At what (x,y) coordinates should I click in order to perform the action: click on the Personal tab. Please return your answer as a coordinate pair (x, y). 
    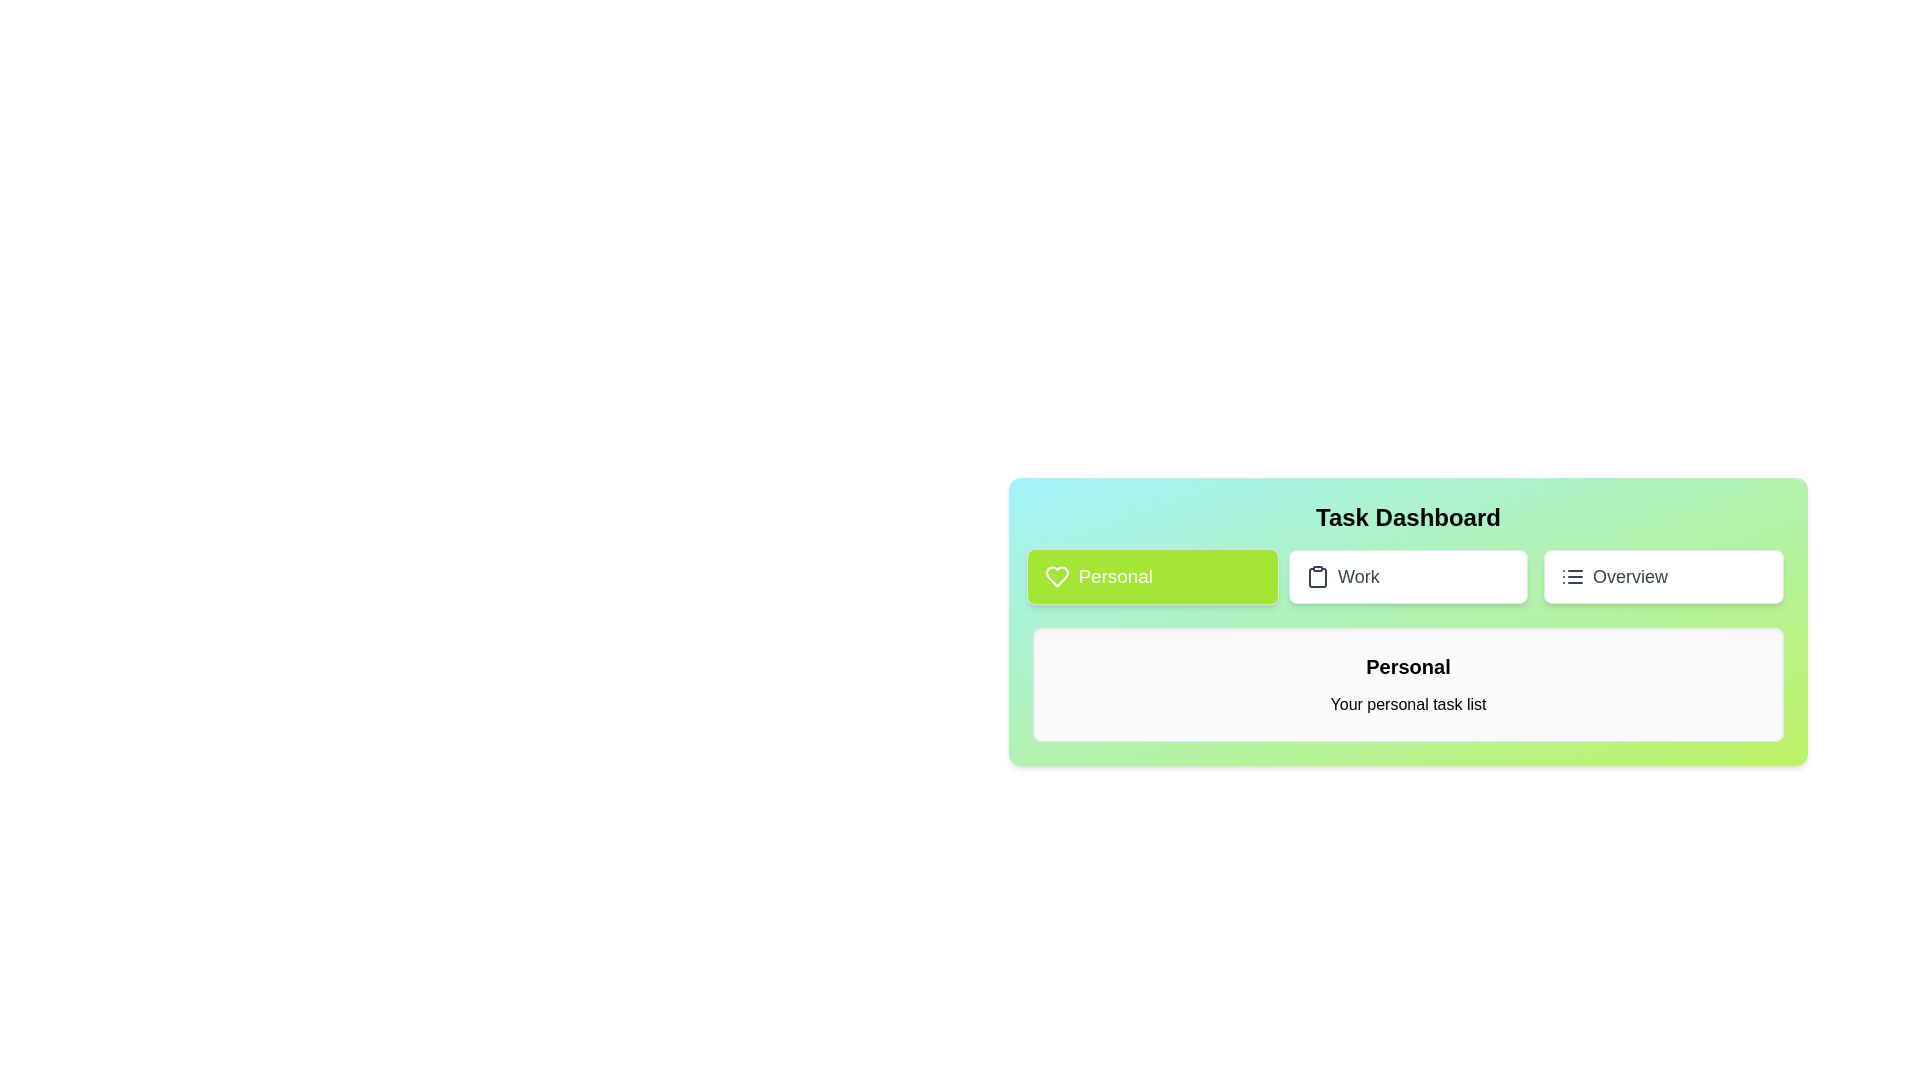
    Looking at the image, I should click on (1152, 577).